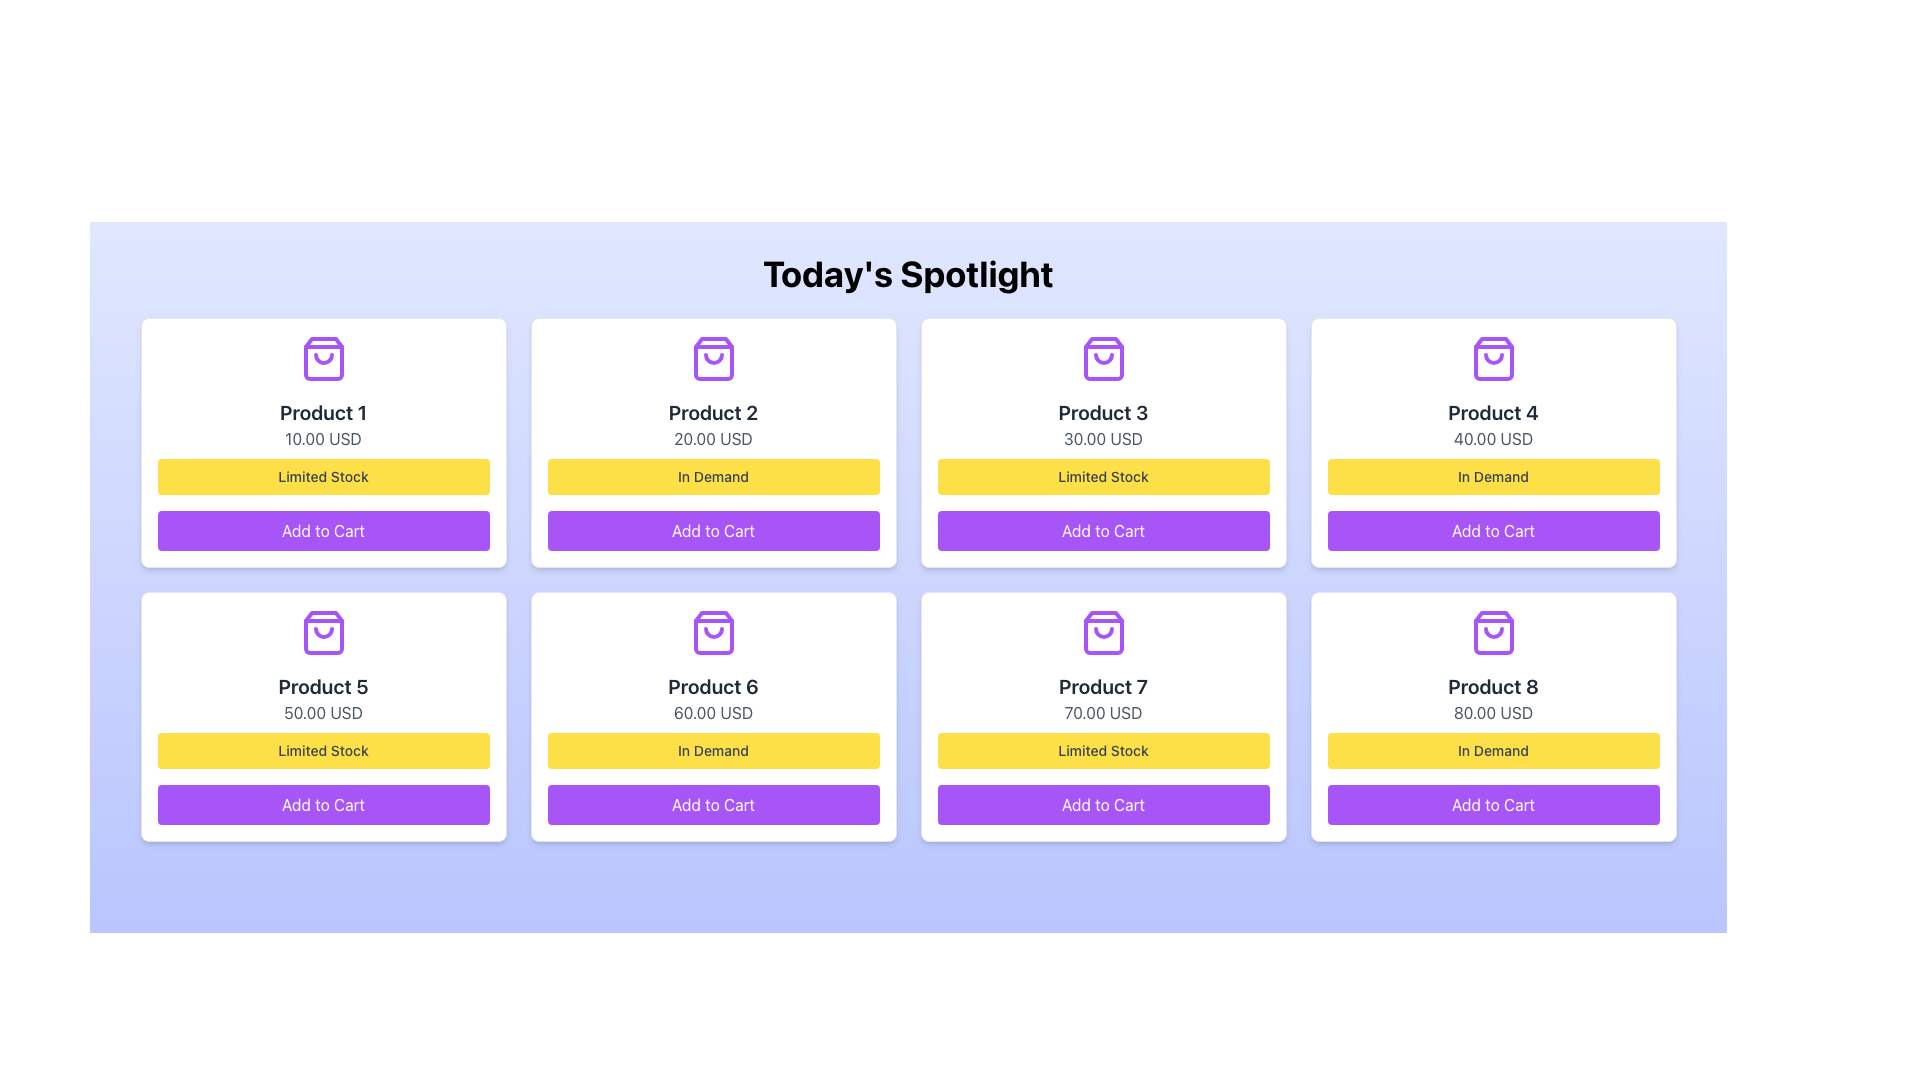  Describe the element at coordinates (713, 411) in the screenshot. I see `the text label displaying 'Product 2' which is styled prominently in bold and dark grey, located in the upper section of the second card` at that location.